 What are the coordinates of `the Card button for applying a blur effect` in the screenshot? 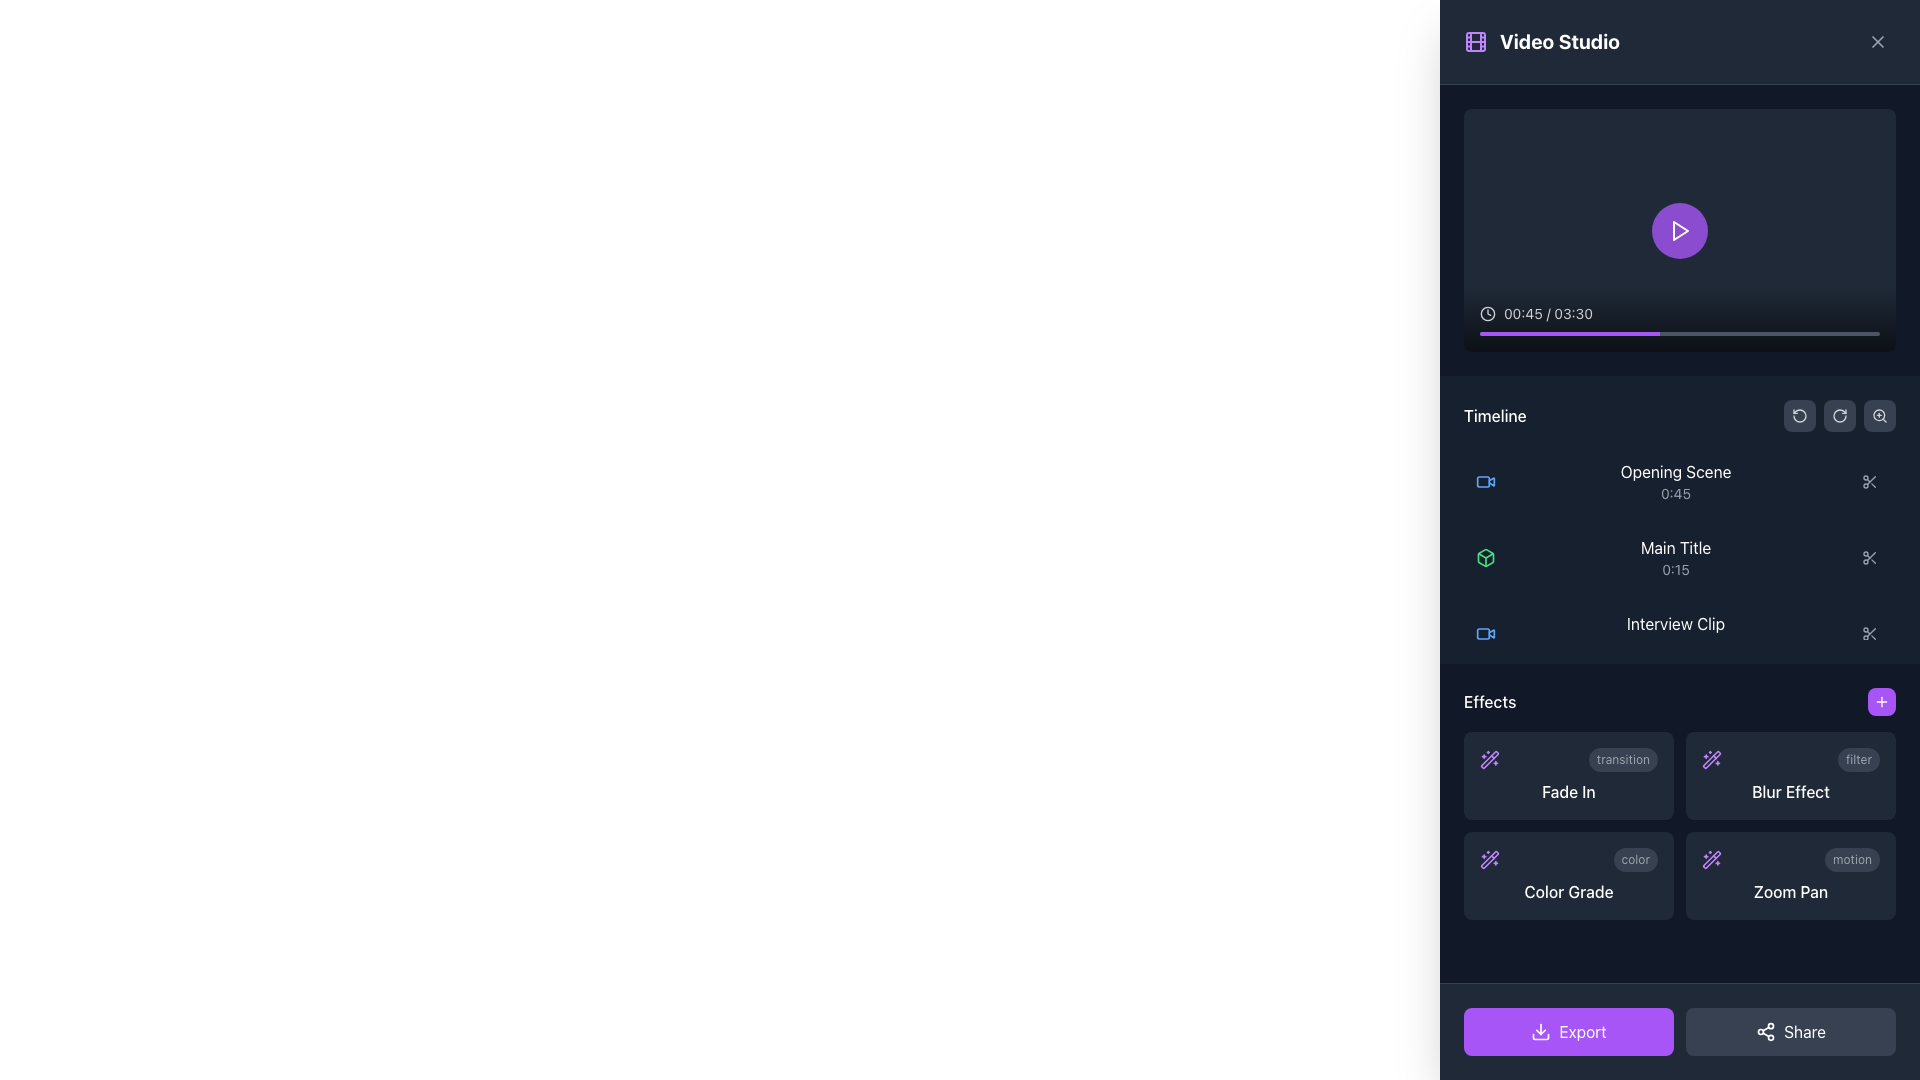 It's located at (1790, 774).